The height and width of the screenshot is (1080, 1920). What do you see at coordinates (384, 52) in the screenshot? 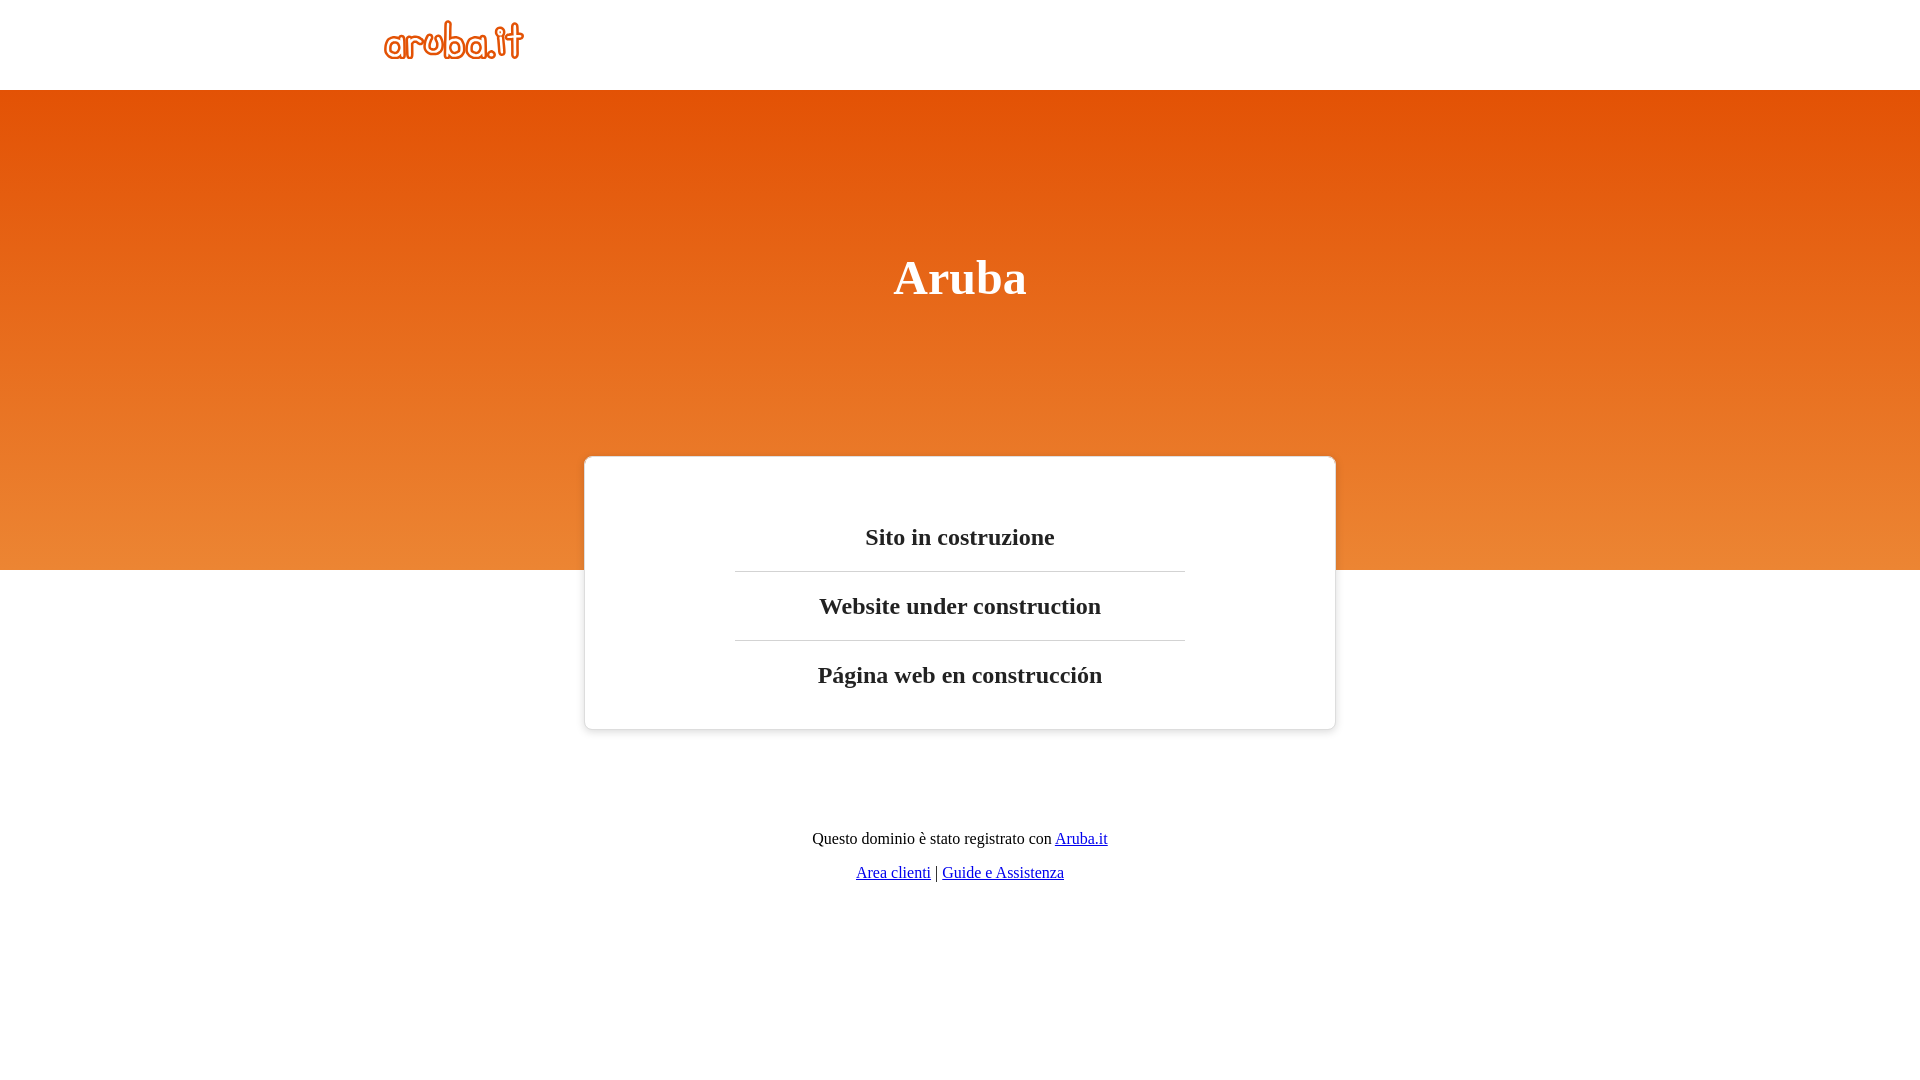
I see `'Home'` at bounding box center [384, 52].